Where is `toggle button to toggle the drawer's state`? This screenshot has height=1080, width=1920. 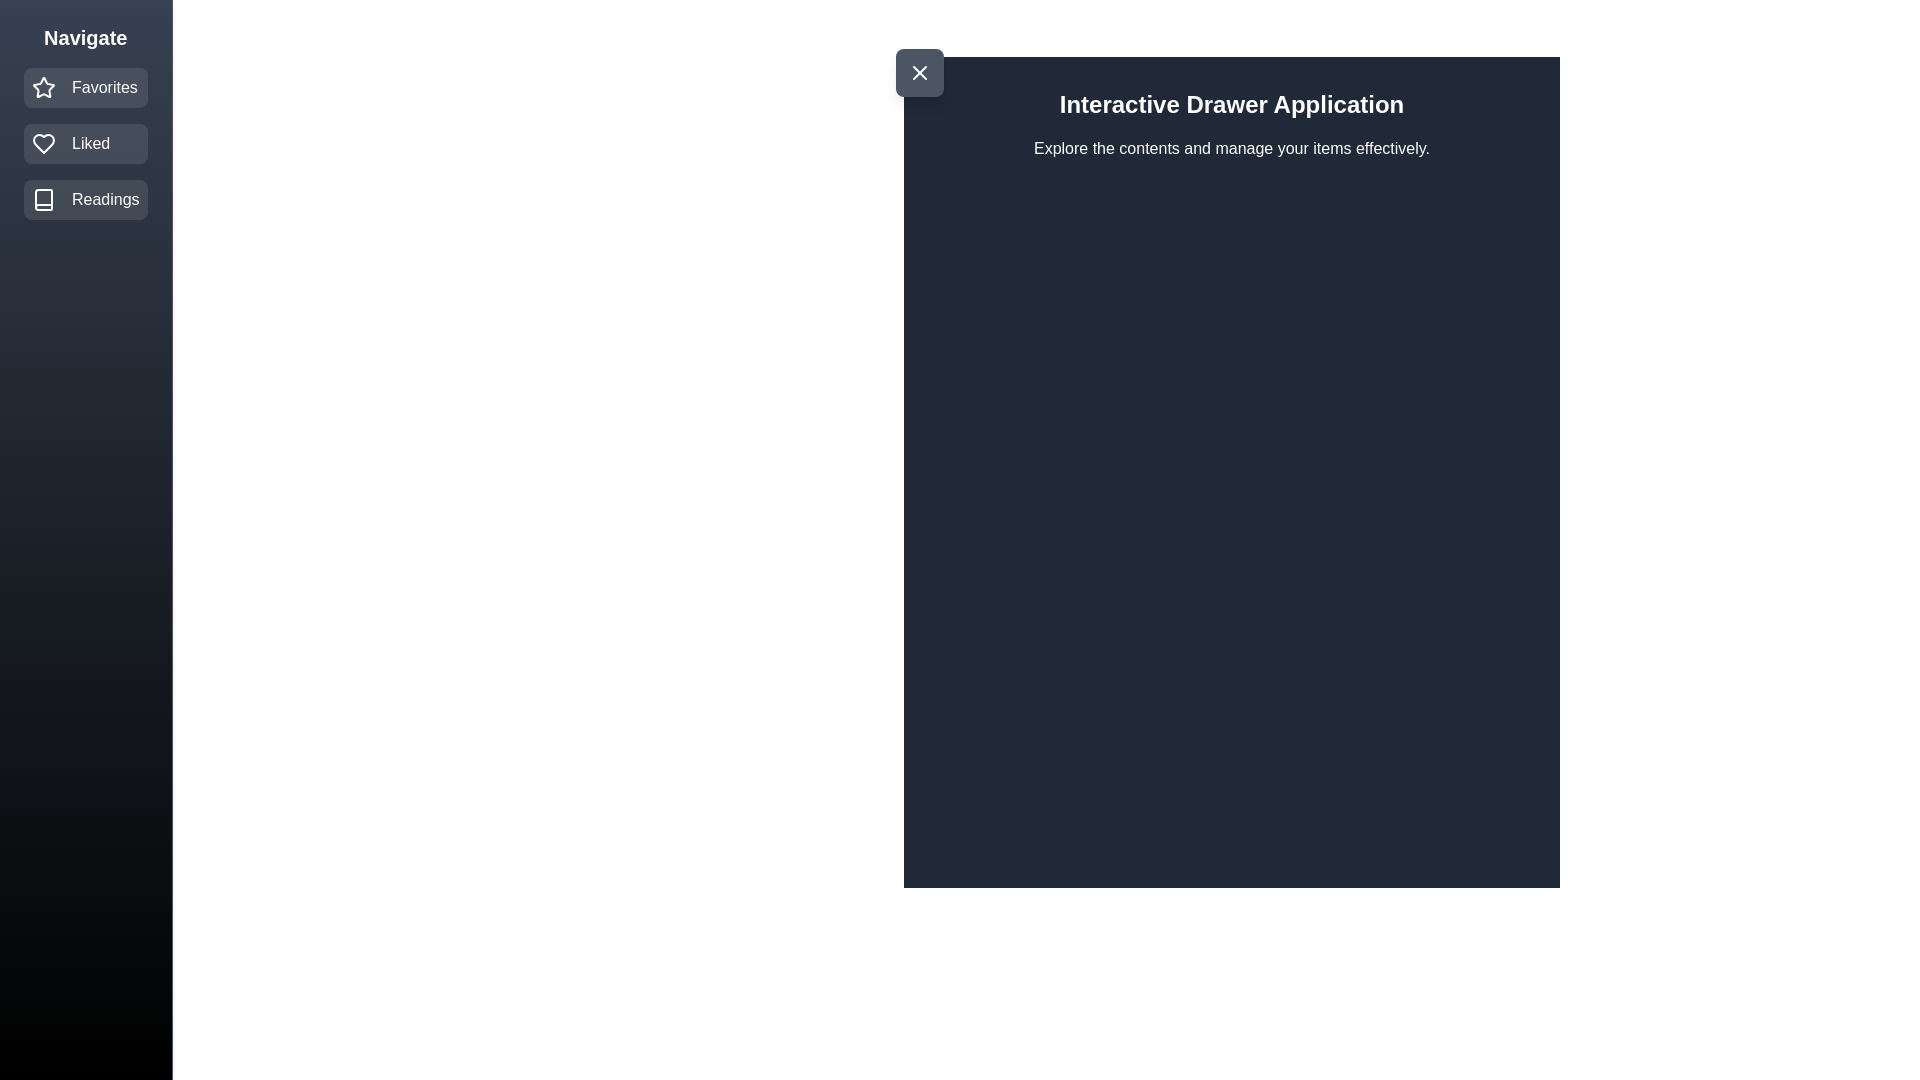 toggle button to toggle the drawer's state is located at coordinates (919, 72).